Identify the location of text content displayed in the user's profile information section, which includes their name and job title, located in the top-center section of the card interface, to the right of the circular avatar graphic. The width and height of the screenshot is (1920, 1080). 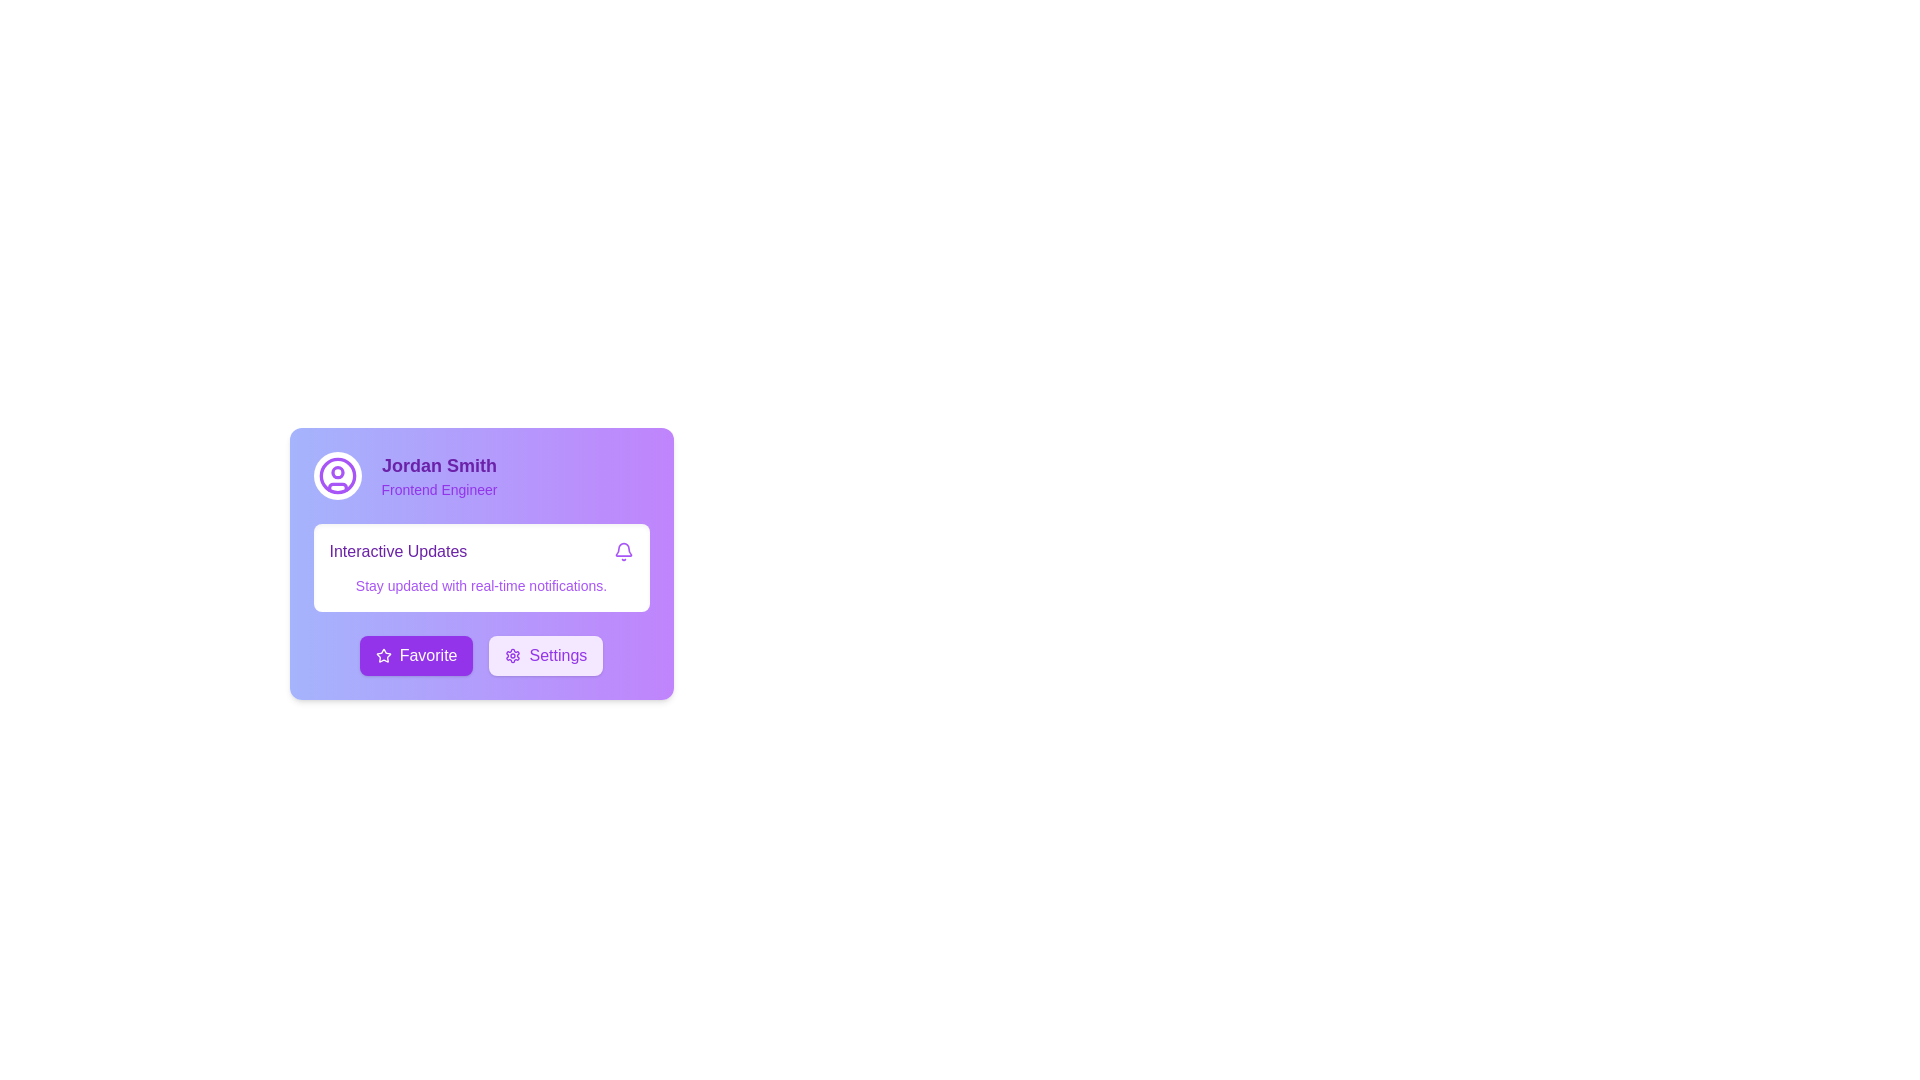
(438, 475).